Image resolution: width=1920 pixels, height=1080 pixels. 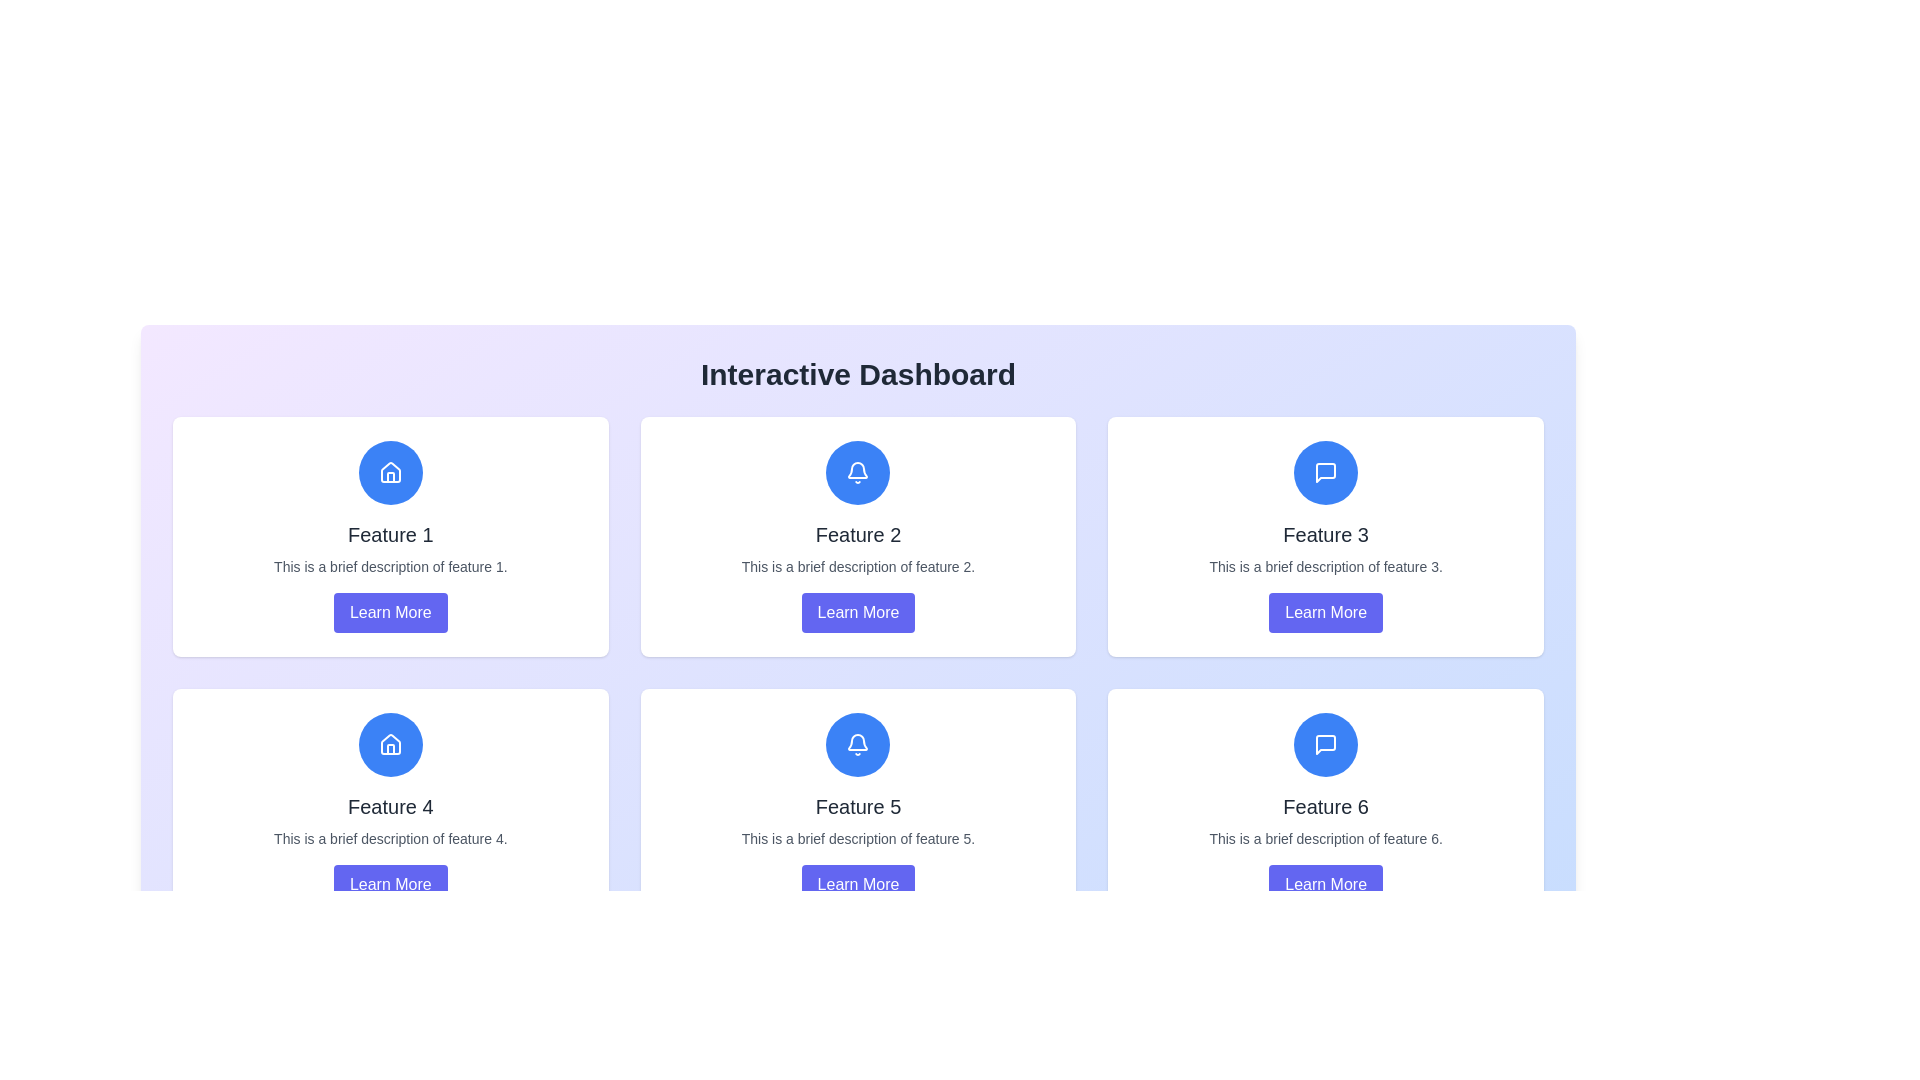 What do you see at coordinates (858, 473) in the screenshot?
I see `the notification icon button located at the upper center of the 'Feature 2' card, which serves to represent notifications or alerts` at bounding box center [858, 473].